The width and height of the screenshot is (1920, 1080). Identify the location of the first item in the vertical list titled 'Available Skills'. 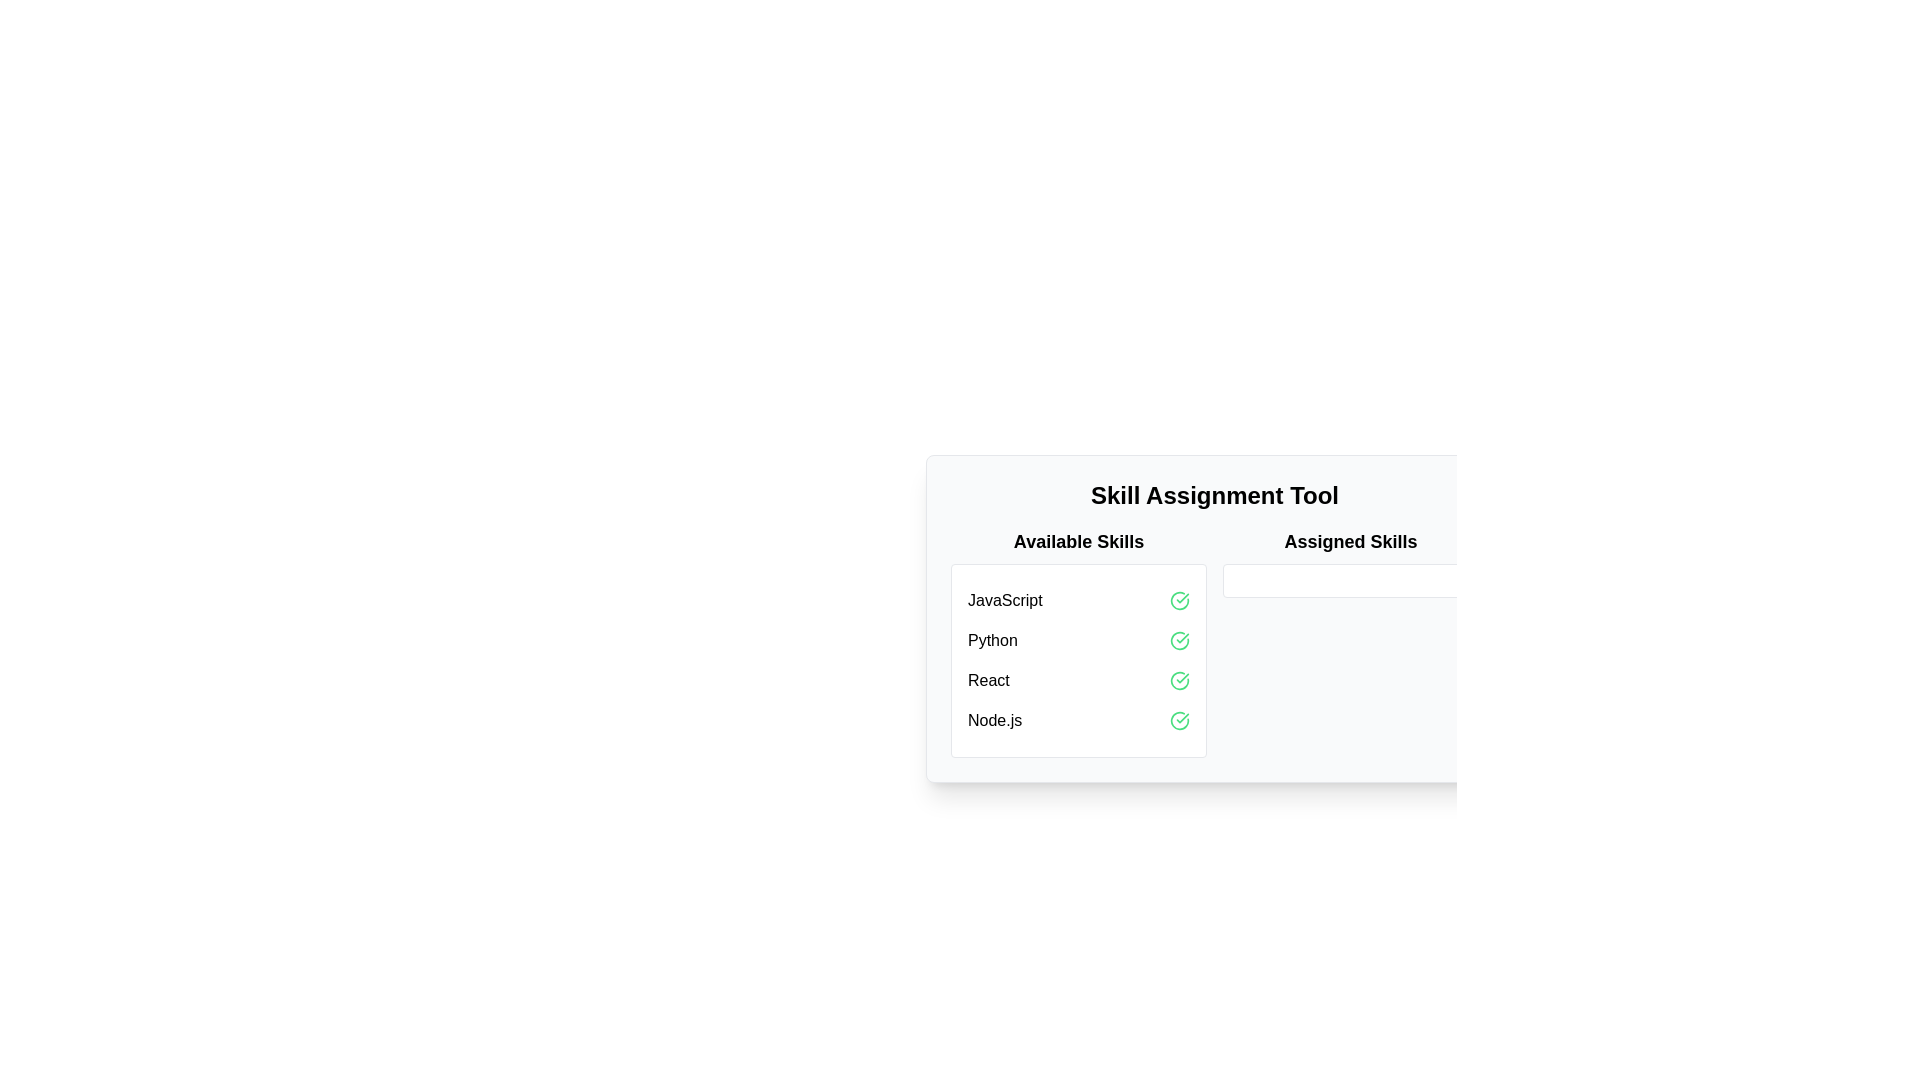
(1078, 600).